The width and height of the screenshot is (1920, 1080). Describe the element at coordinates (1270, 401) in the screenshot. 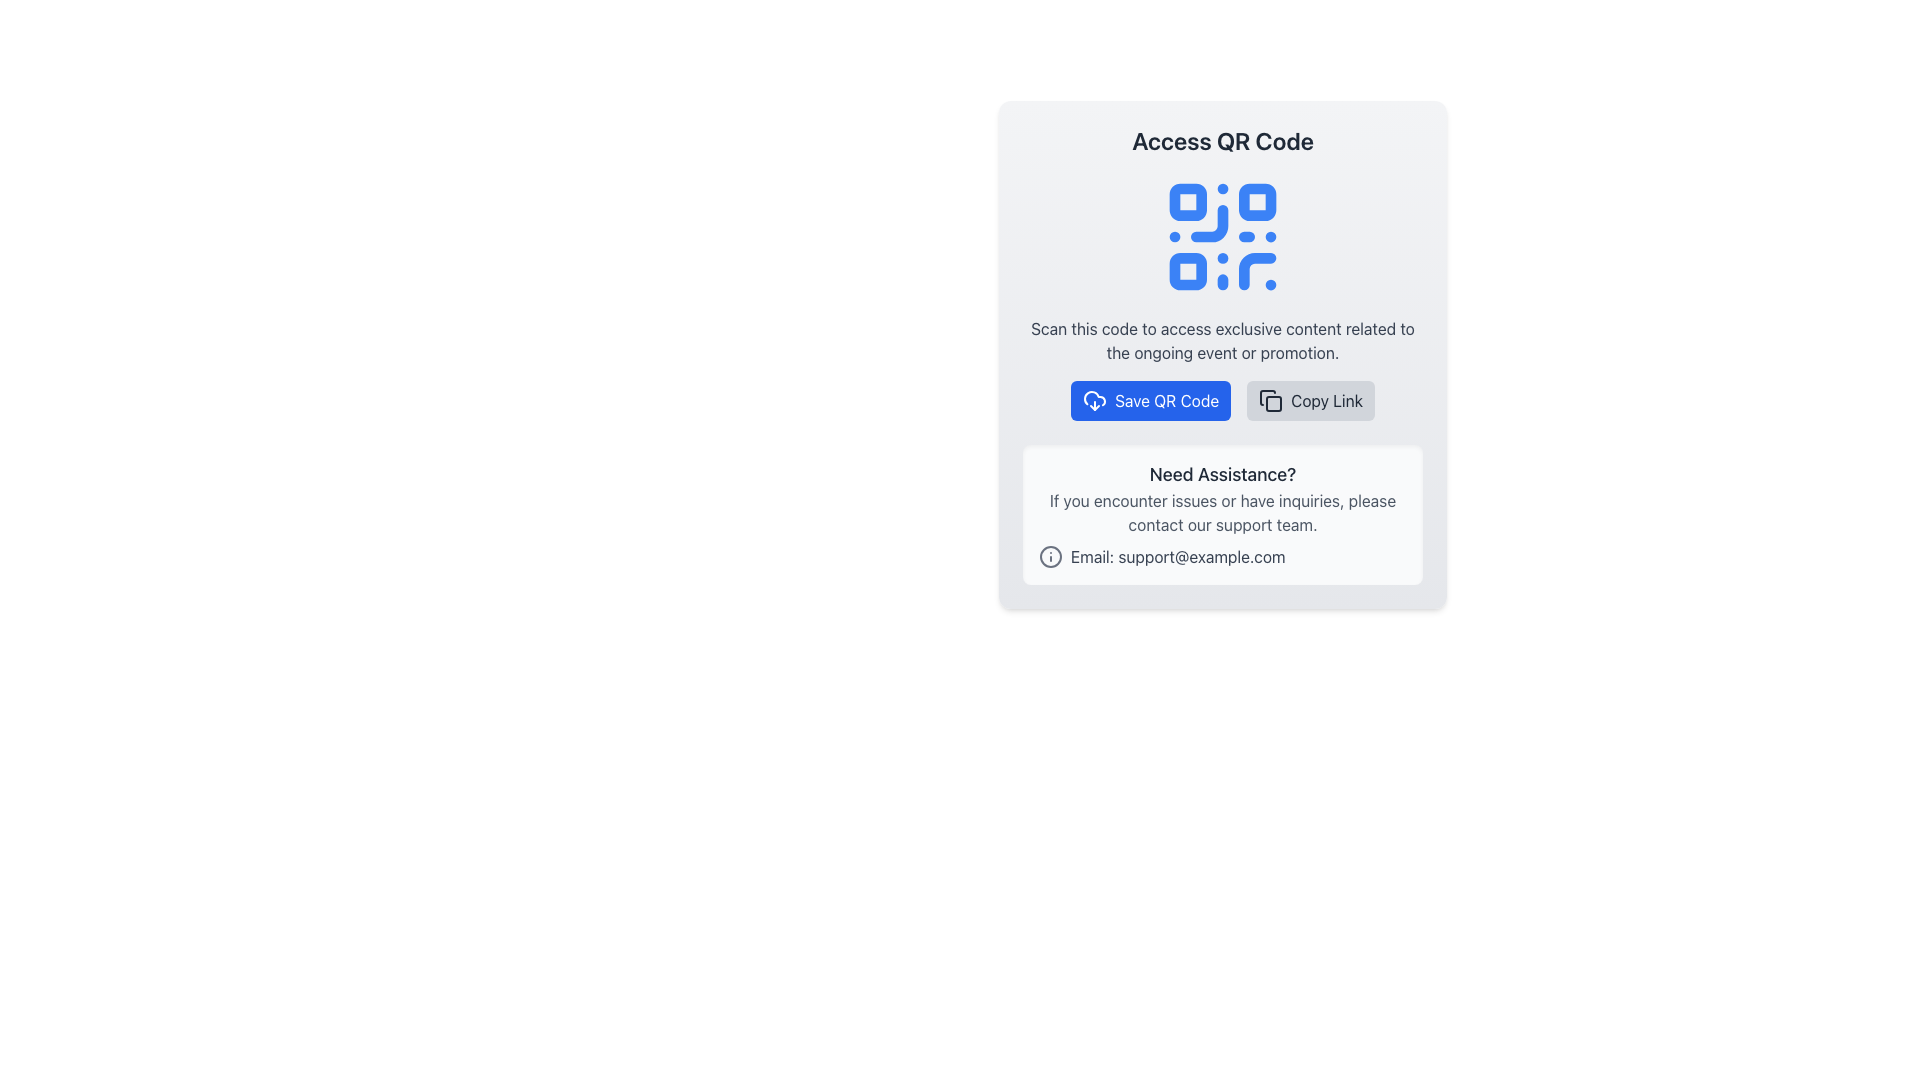

I see `the 'Copy Link' button icon which resembles overlapping squares and is located to the right of the 'Save QR Code' button in the footer section of the modal dialog` at that location.